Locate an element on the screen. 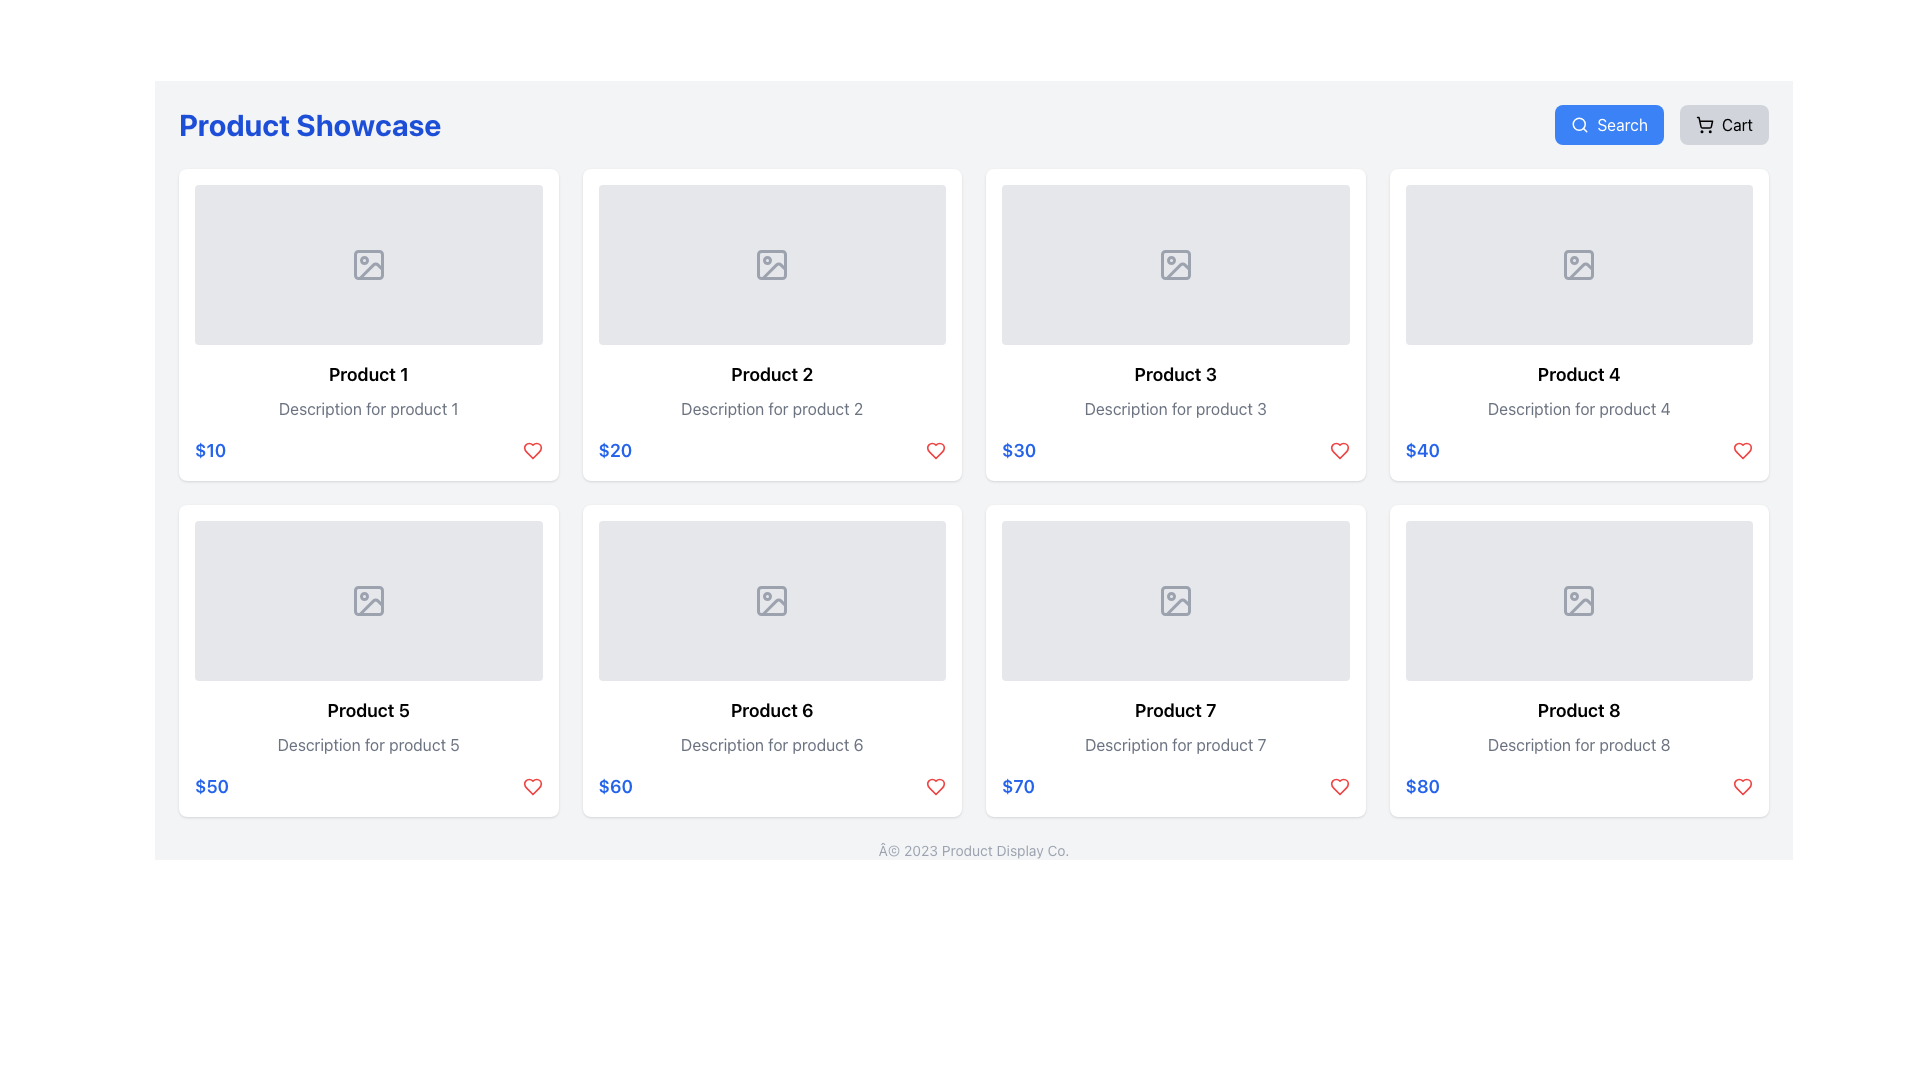 This screenshot has height=1080, width=1920. the Image Placeholder, which is a rectangular element with a gray background and a centered icon, located in the 'Product 7' card is located at coordinates (1175, 600).